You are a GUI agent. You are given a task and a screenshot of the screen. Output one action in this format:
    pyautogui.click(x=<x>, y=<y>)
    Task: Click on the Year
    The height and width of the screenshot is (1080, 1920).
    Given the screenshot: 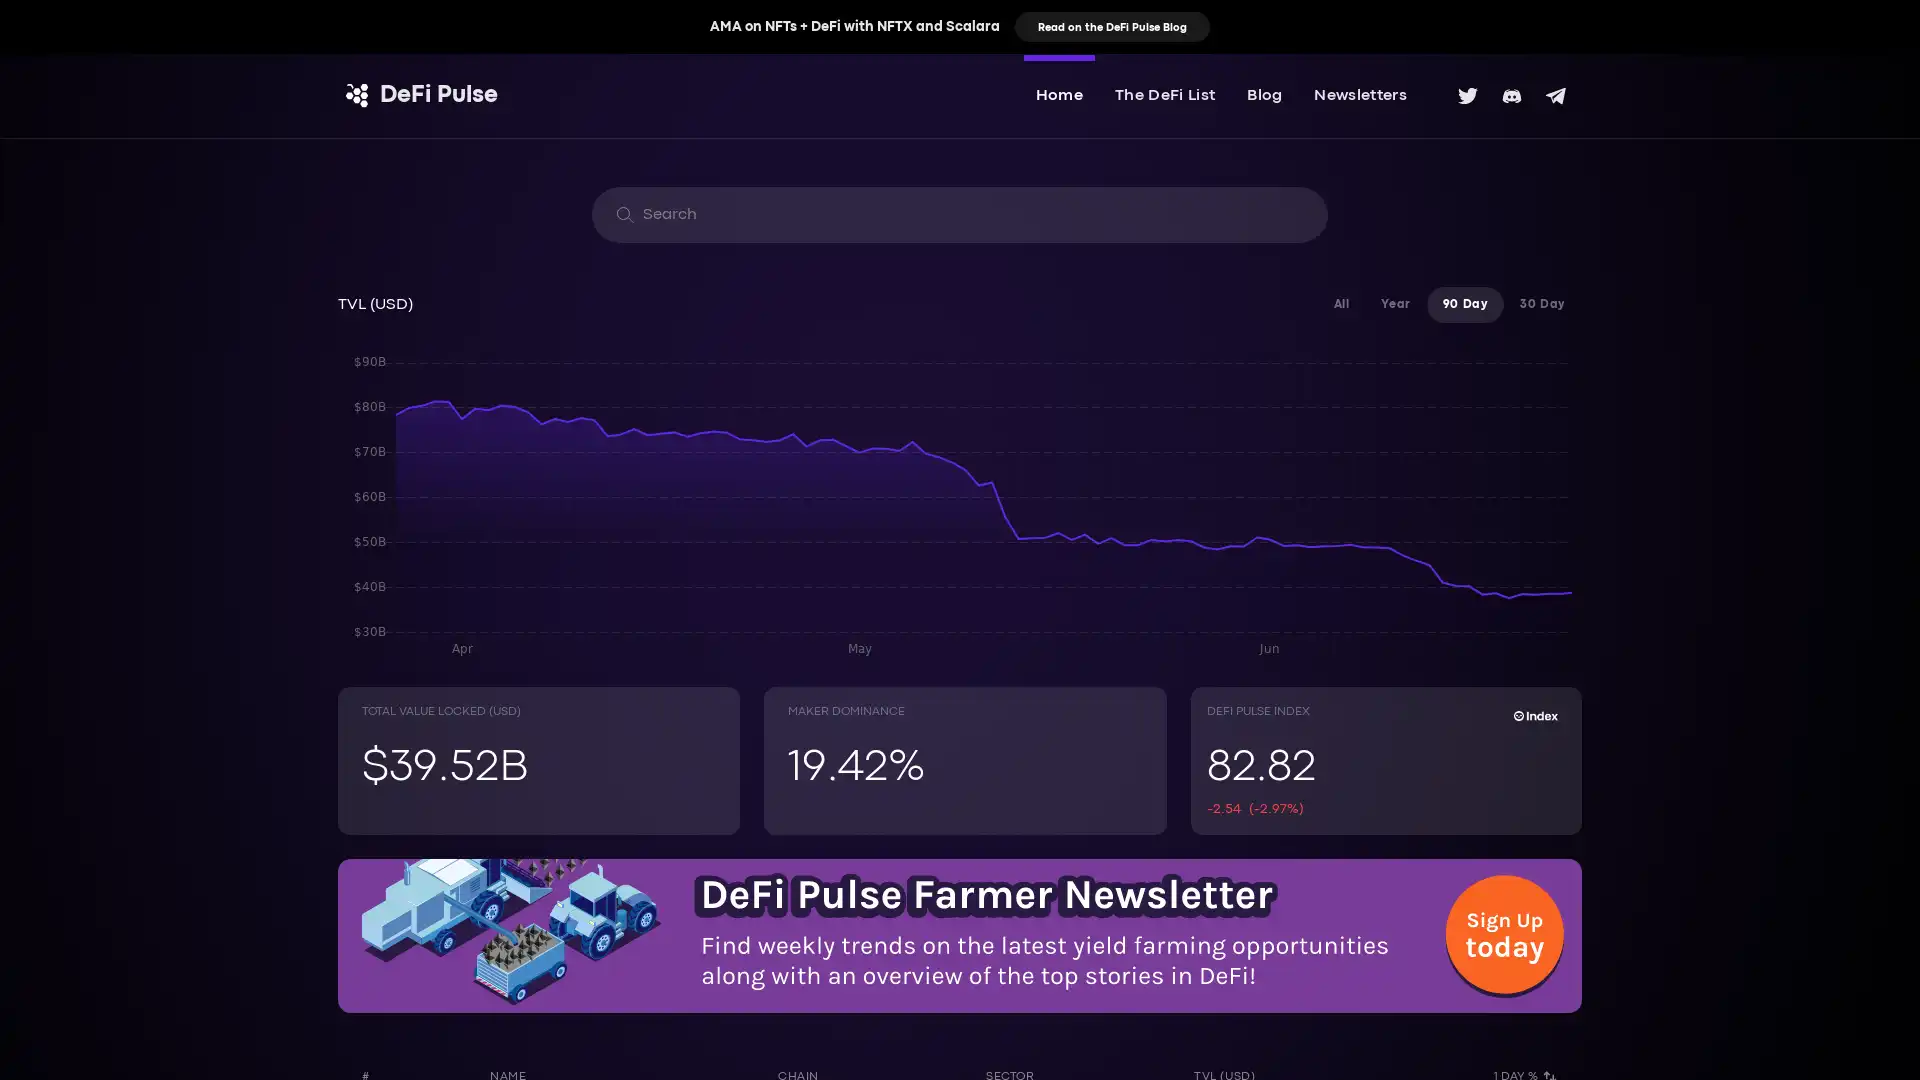 What is the action you would take?
    pyautogui.click(x=1394, y=304)
    